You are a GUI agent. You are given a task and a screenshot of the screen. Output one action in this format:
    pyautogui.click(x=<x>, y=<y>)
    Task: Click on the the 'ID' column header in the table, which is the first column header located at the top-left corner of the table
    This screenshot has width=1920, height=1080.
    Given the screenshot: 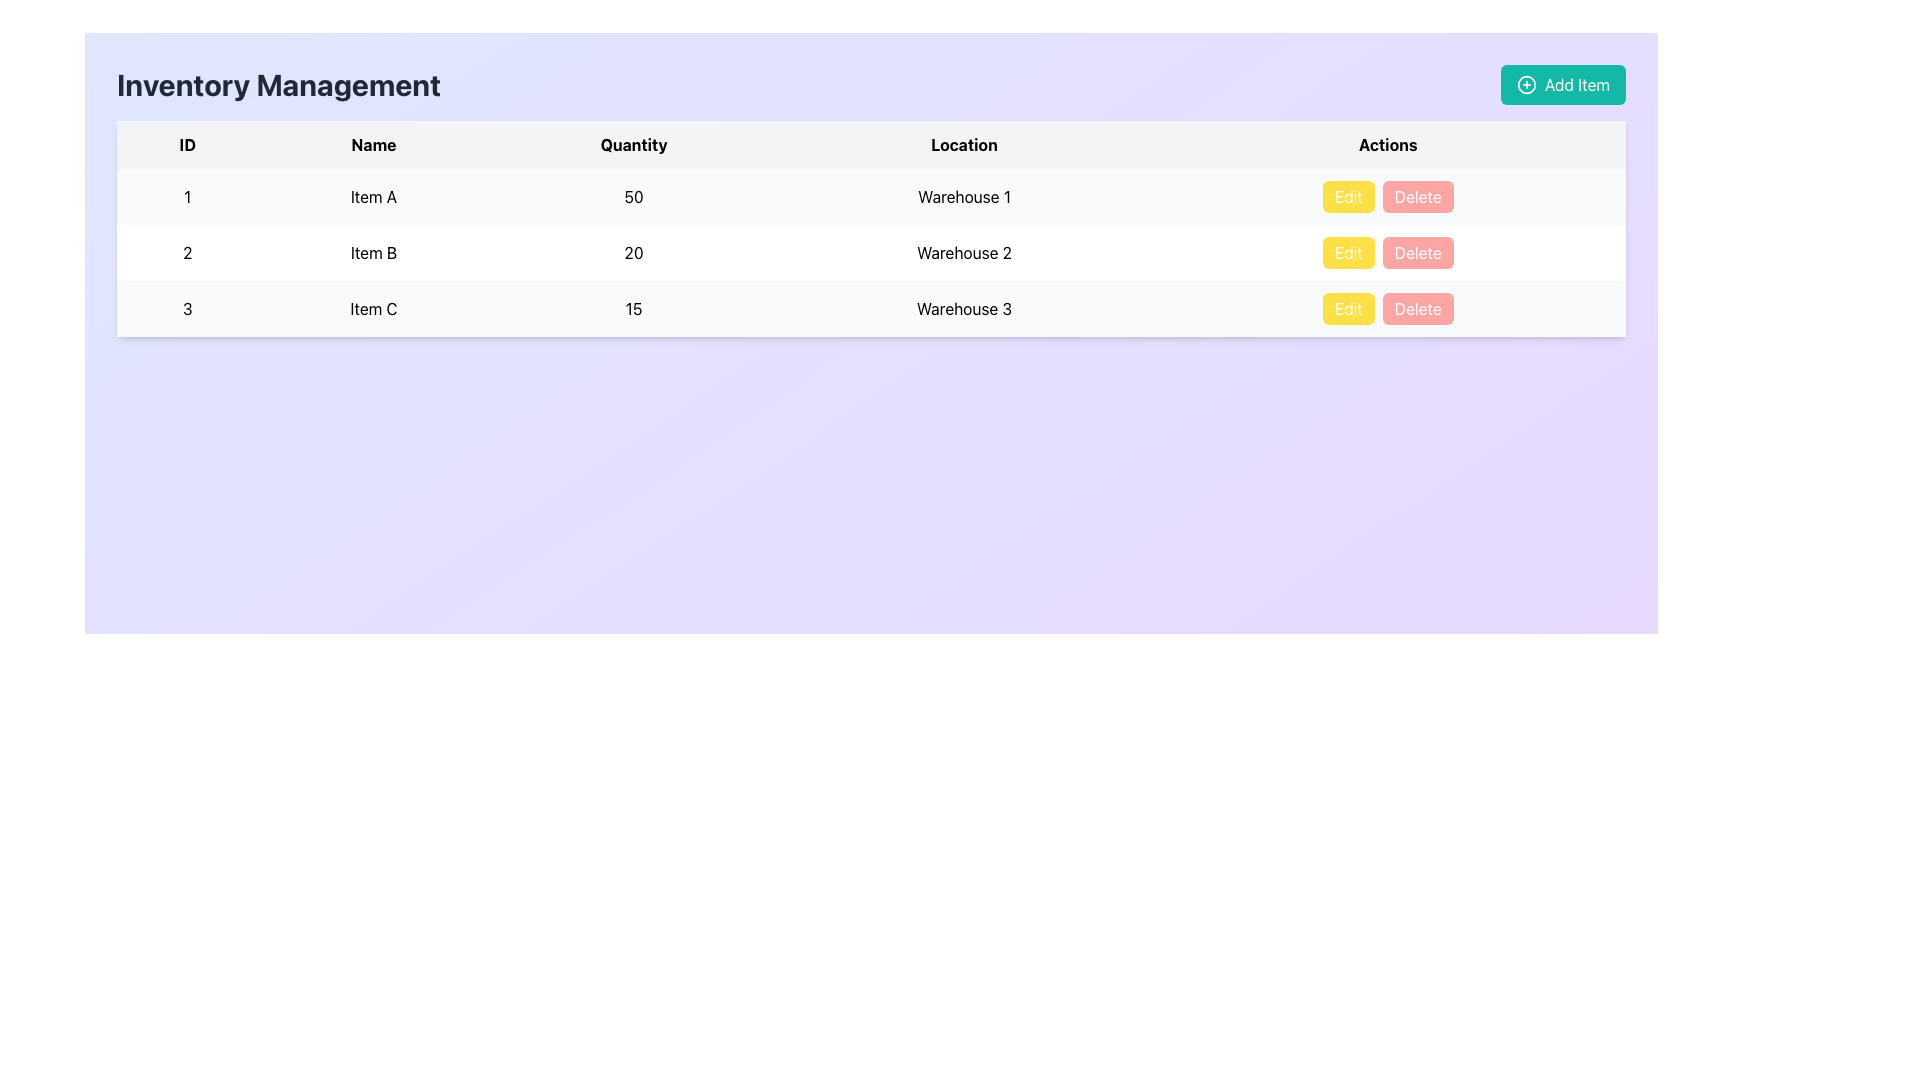 What is the action you would take?
    pyautogui.click(x=187, y=144)
    